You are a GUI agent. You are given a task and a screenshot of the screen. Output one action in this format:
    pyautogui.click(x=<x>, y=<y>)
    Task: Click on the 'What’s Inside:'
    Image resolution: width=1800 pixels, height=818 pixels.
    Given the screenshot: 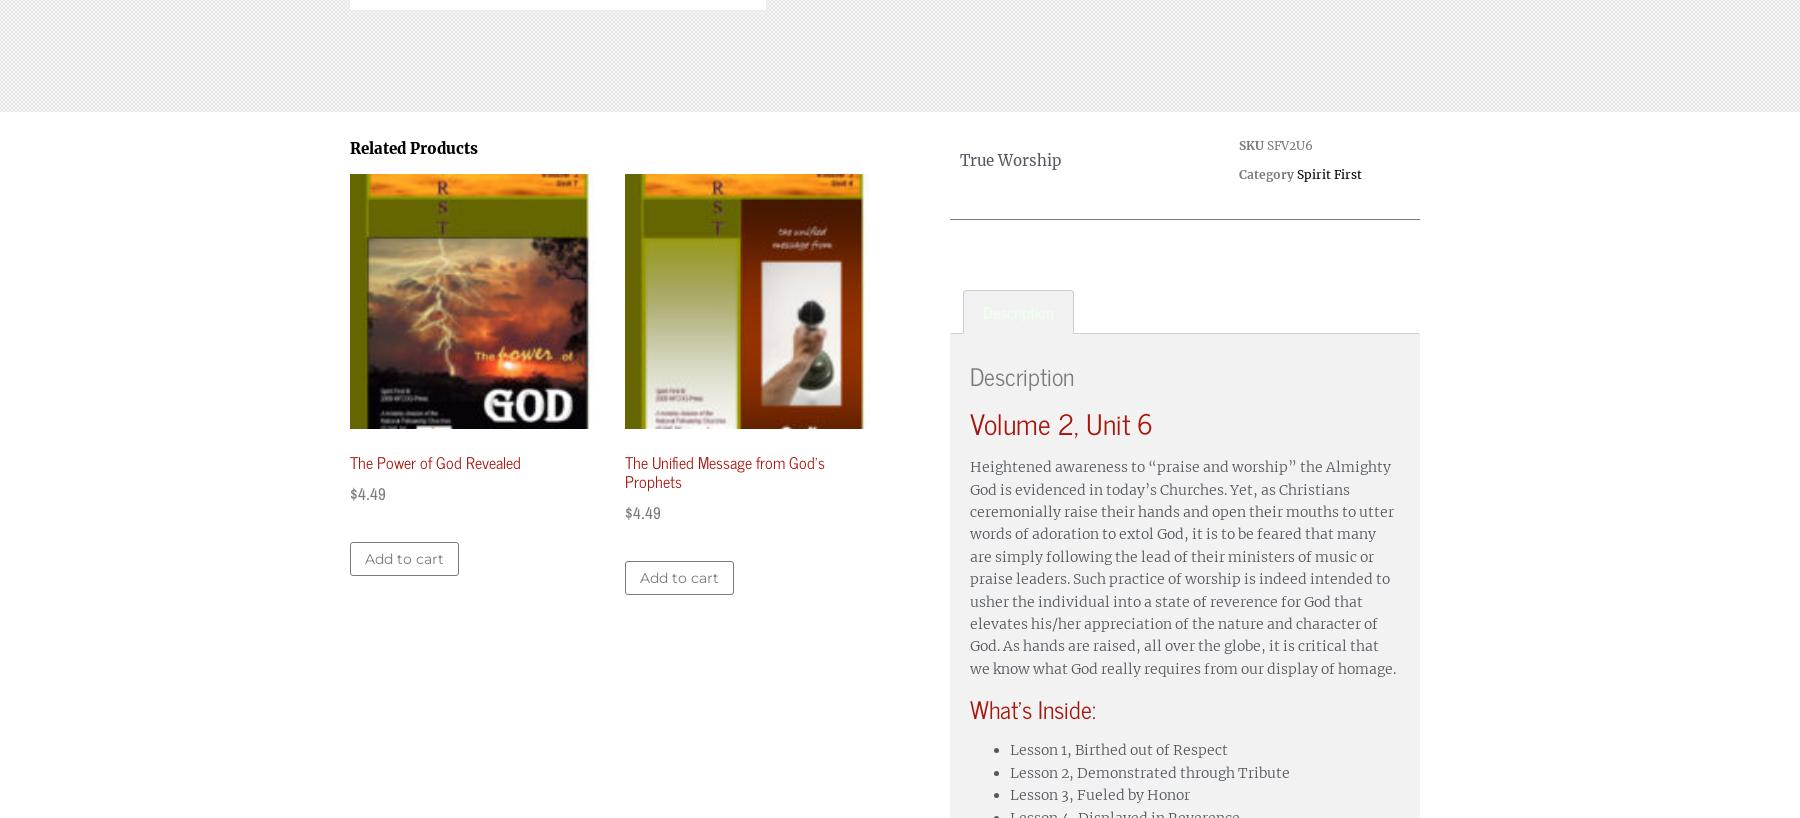 What is the action you would take?
    pyautogui.click(x=1033, y=706)
    